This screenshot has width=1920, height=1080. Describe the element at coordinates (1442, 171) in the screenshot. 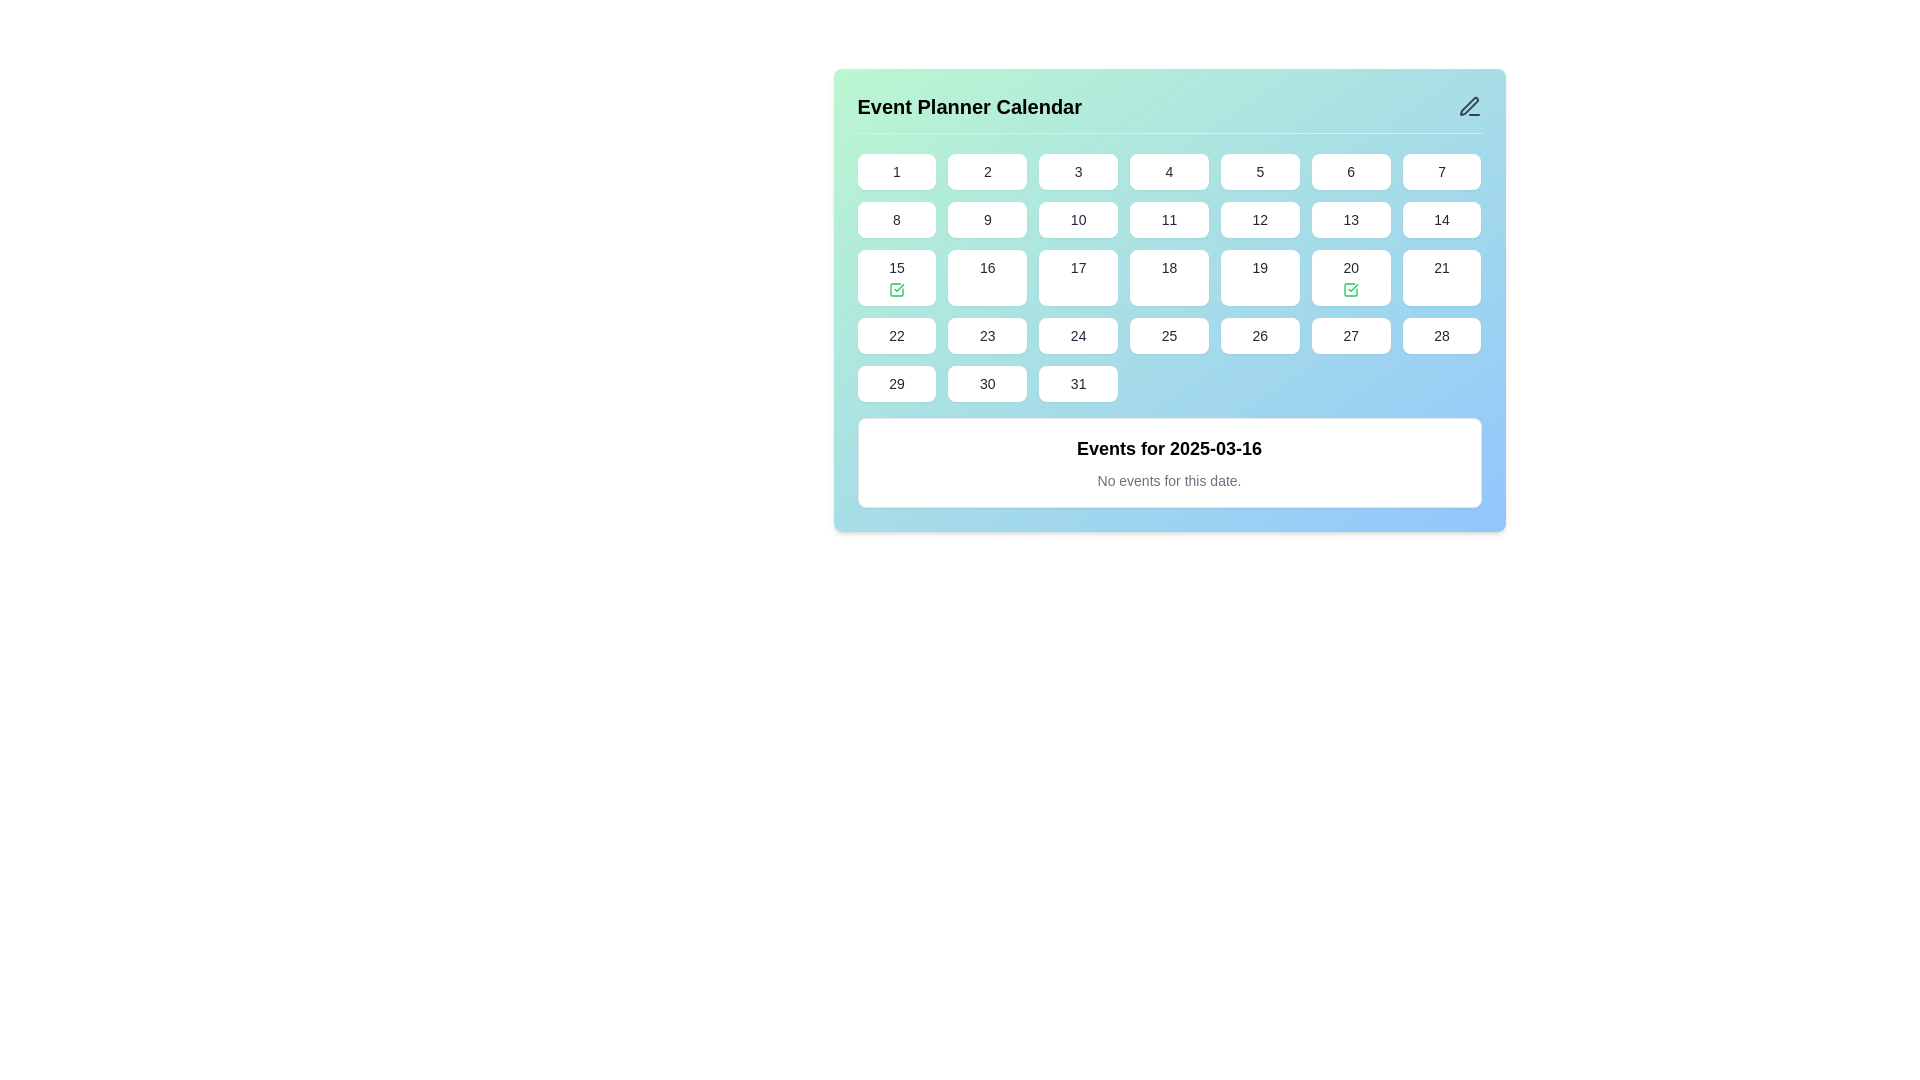

I see `the button displaying the number '7' located at the right side of the first row in the calendar interface` at that location.